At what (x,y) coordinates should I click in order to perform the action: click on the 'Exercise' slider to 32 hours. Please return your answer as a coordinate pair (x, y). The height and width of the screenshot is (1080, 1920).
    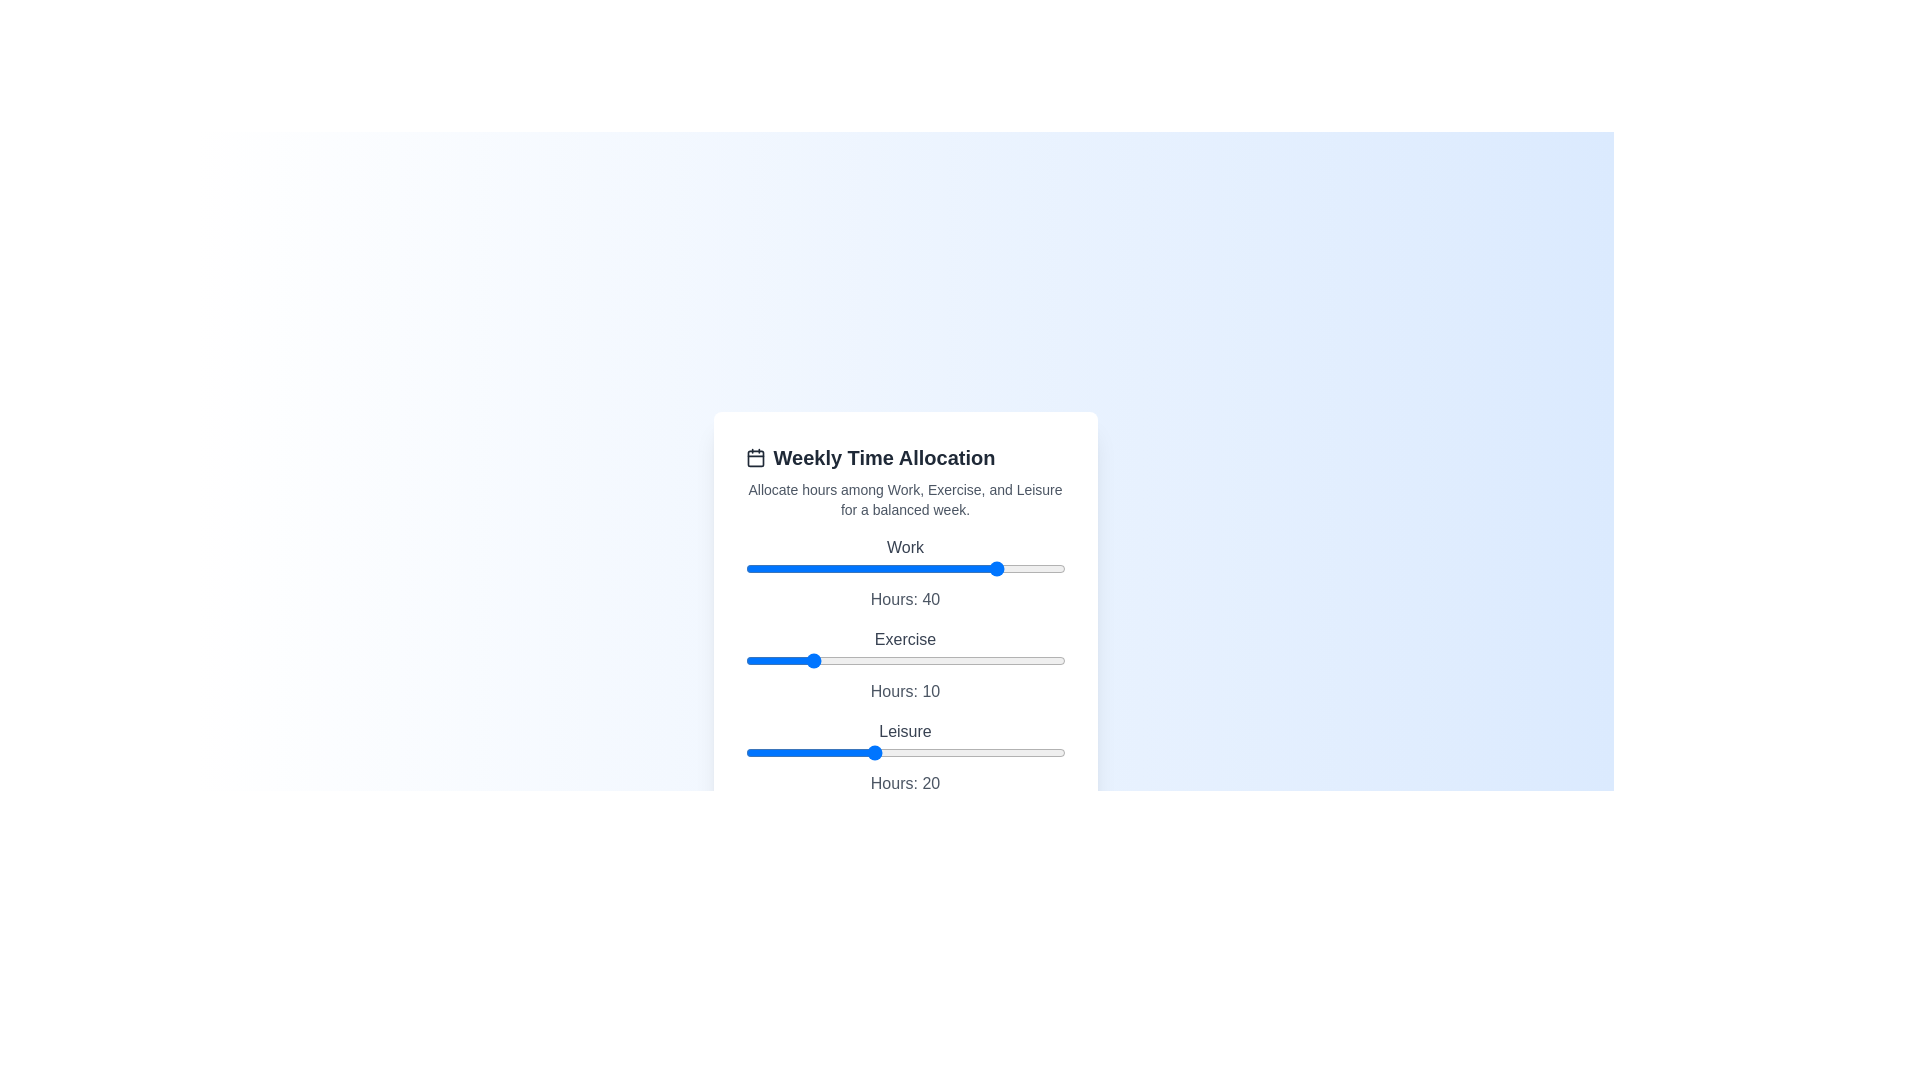
    Looking at the image, I should click on (949, 660).